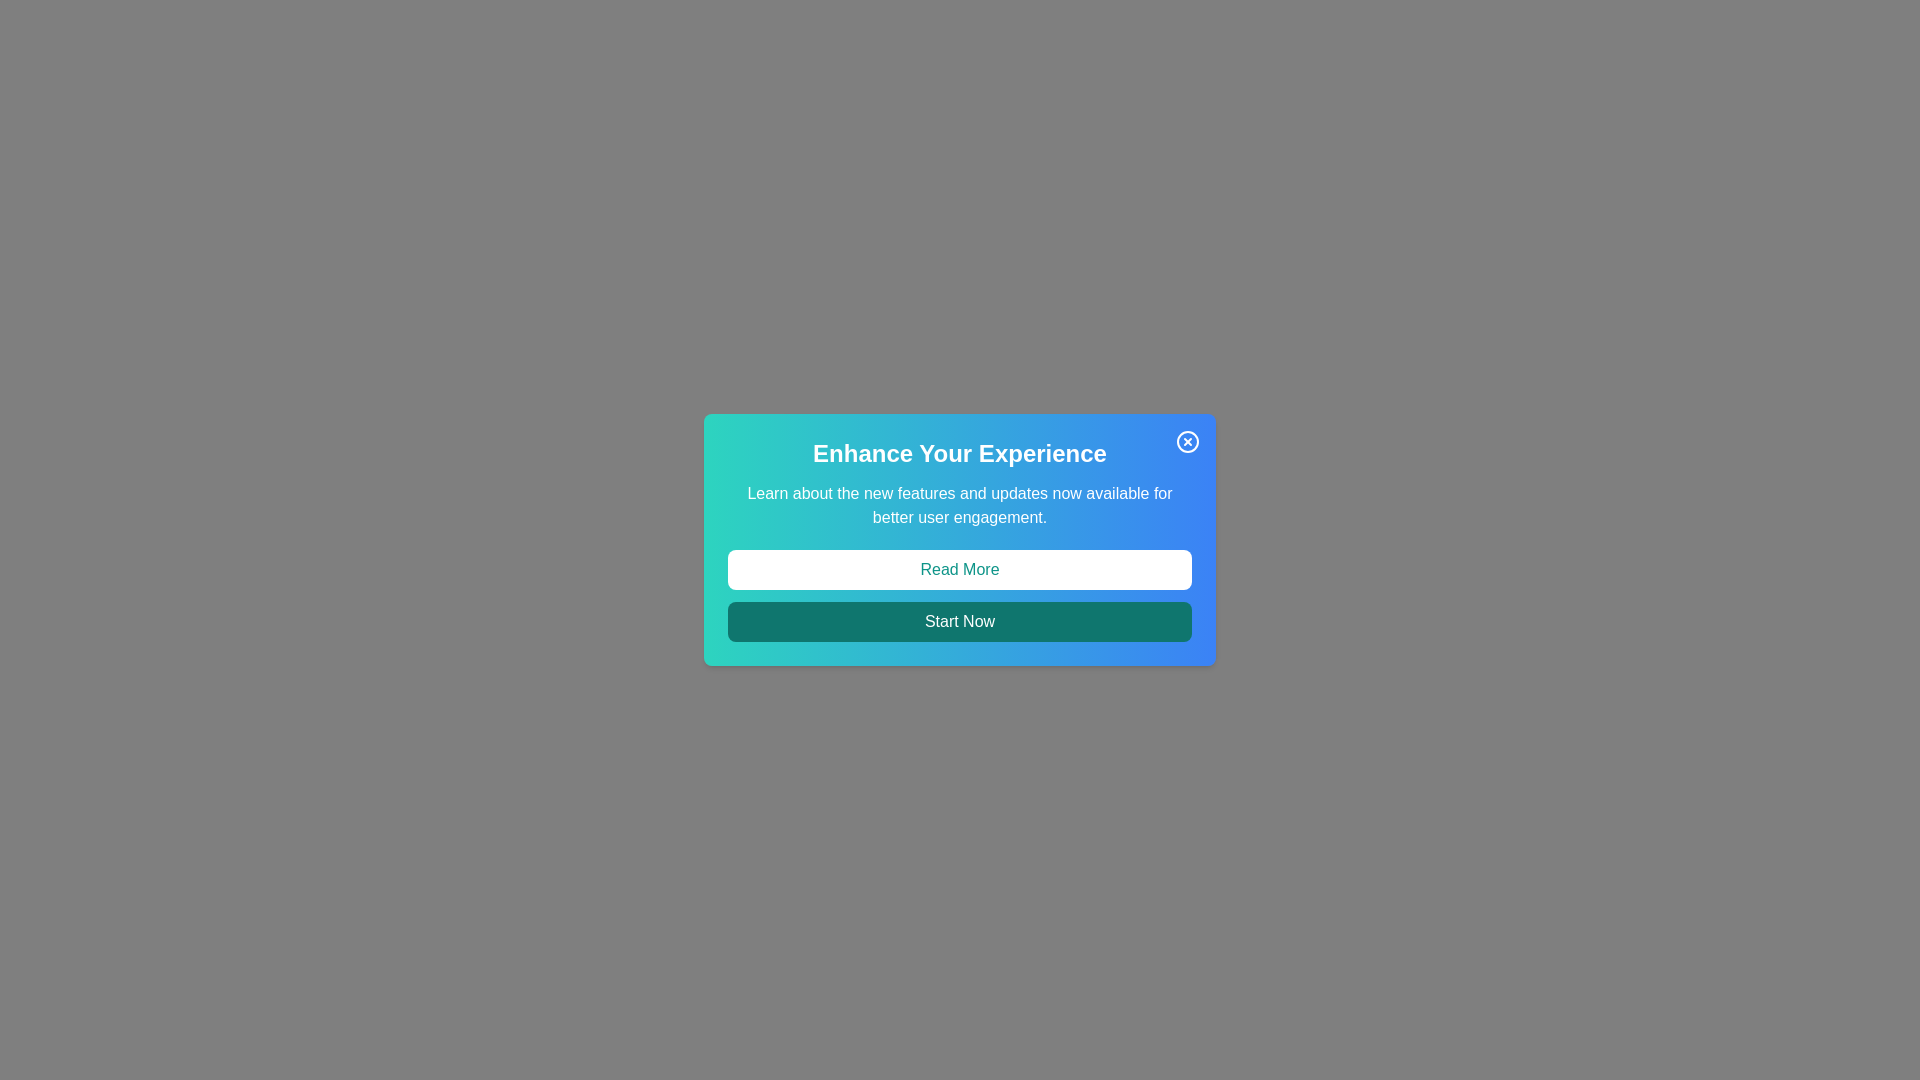  I want to click on 'Read More' button, so click(960, 570).